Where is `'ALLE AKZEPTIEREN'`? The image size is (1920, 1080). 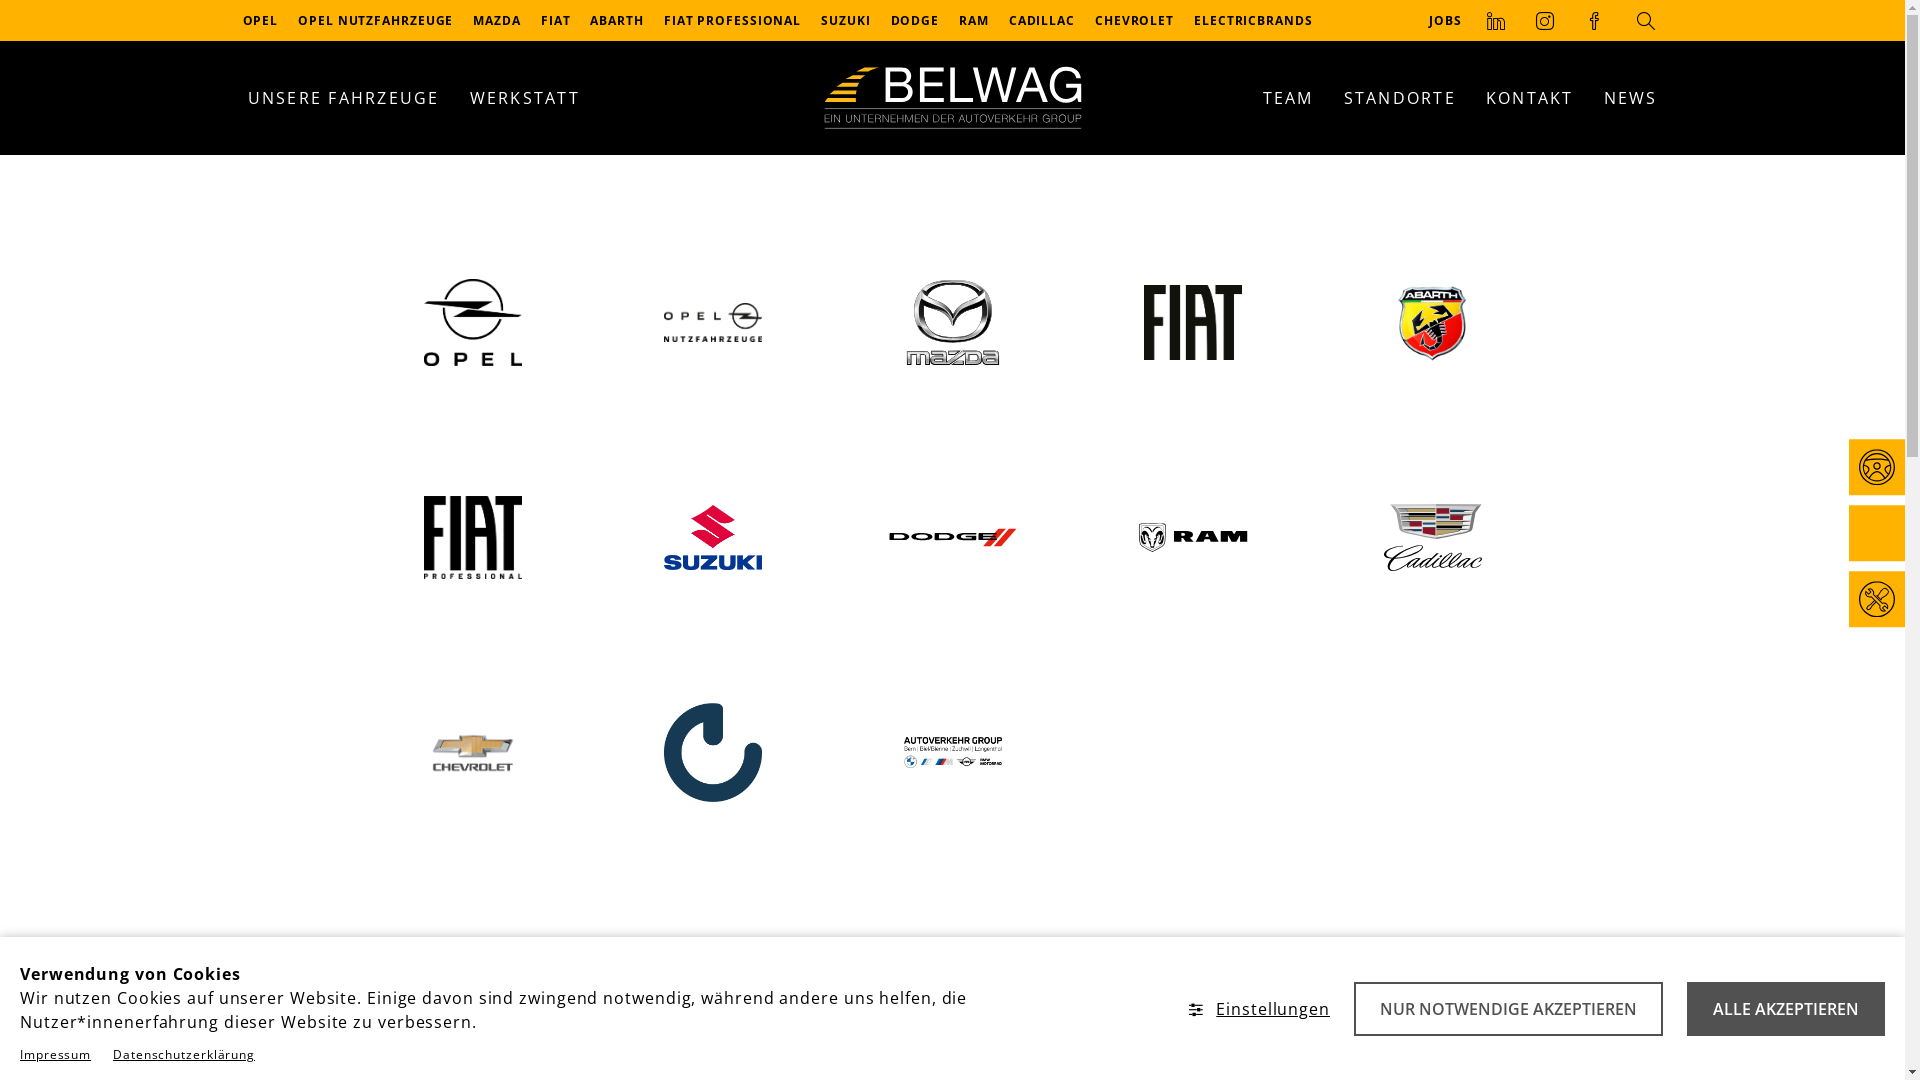
'ALLE AKZEPTIEREN' is located at coordinates (1785, 1009).